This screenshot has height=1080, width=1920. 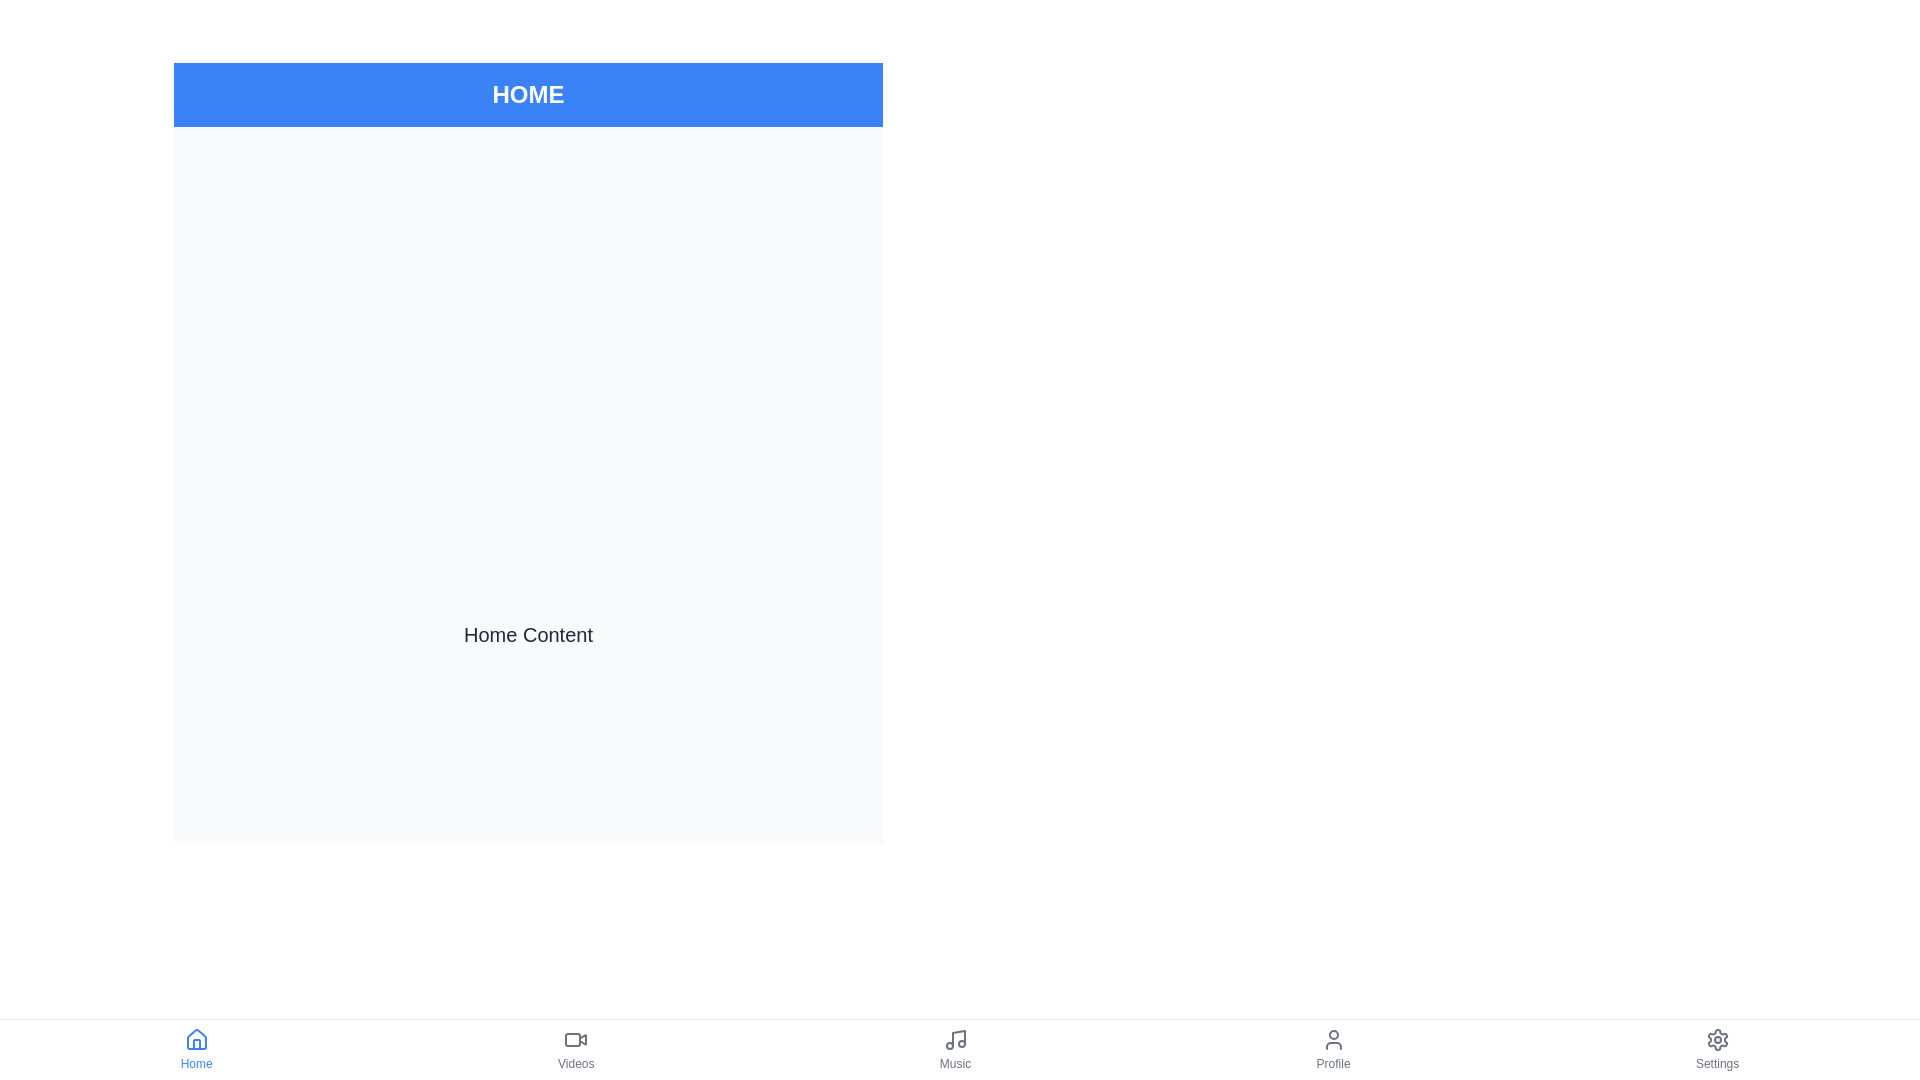 What do you see at coordinates (196, 1039) in the screenshot?
I see `the 'Home' icon in the bottom navigation bar, which is visually represented as an SVG element and located at the far-left above the text 'Home'` at bounding box center [196, 1039].